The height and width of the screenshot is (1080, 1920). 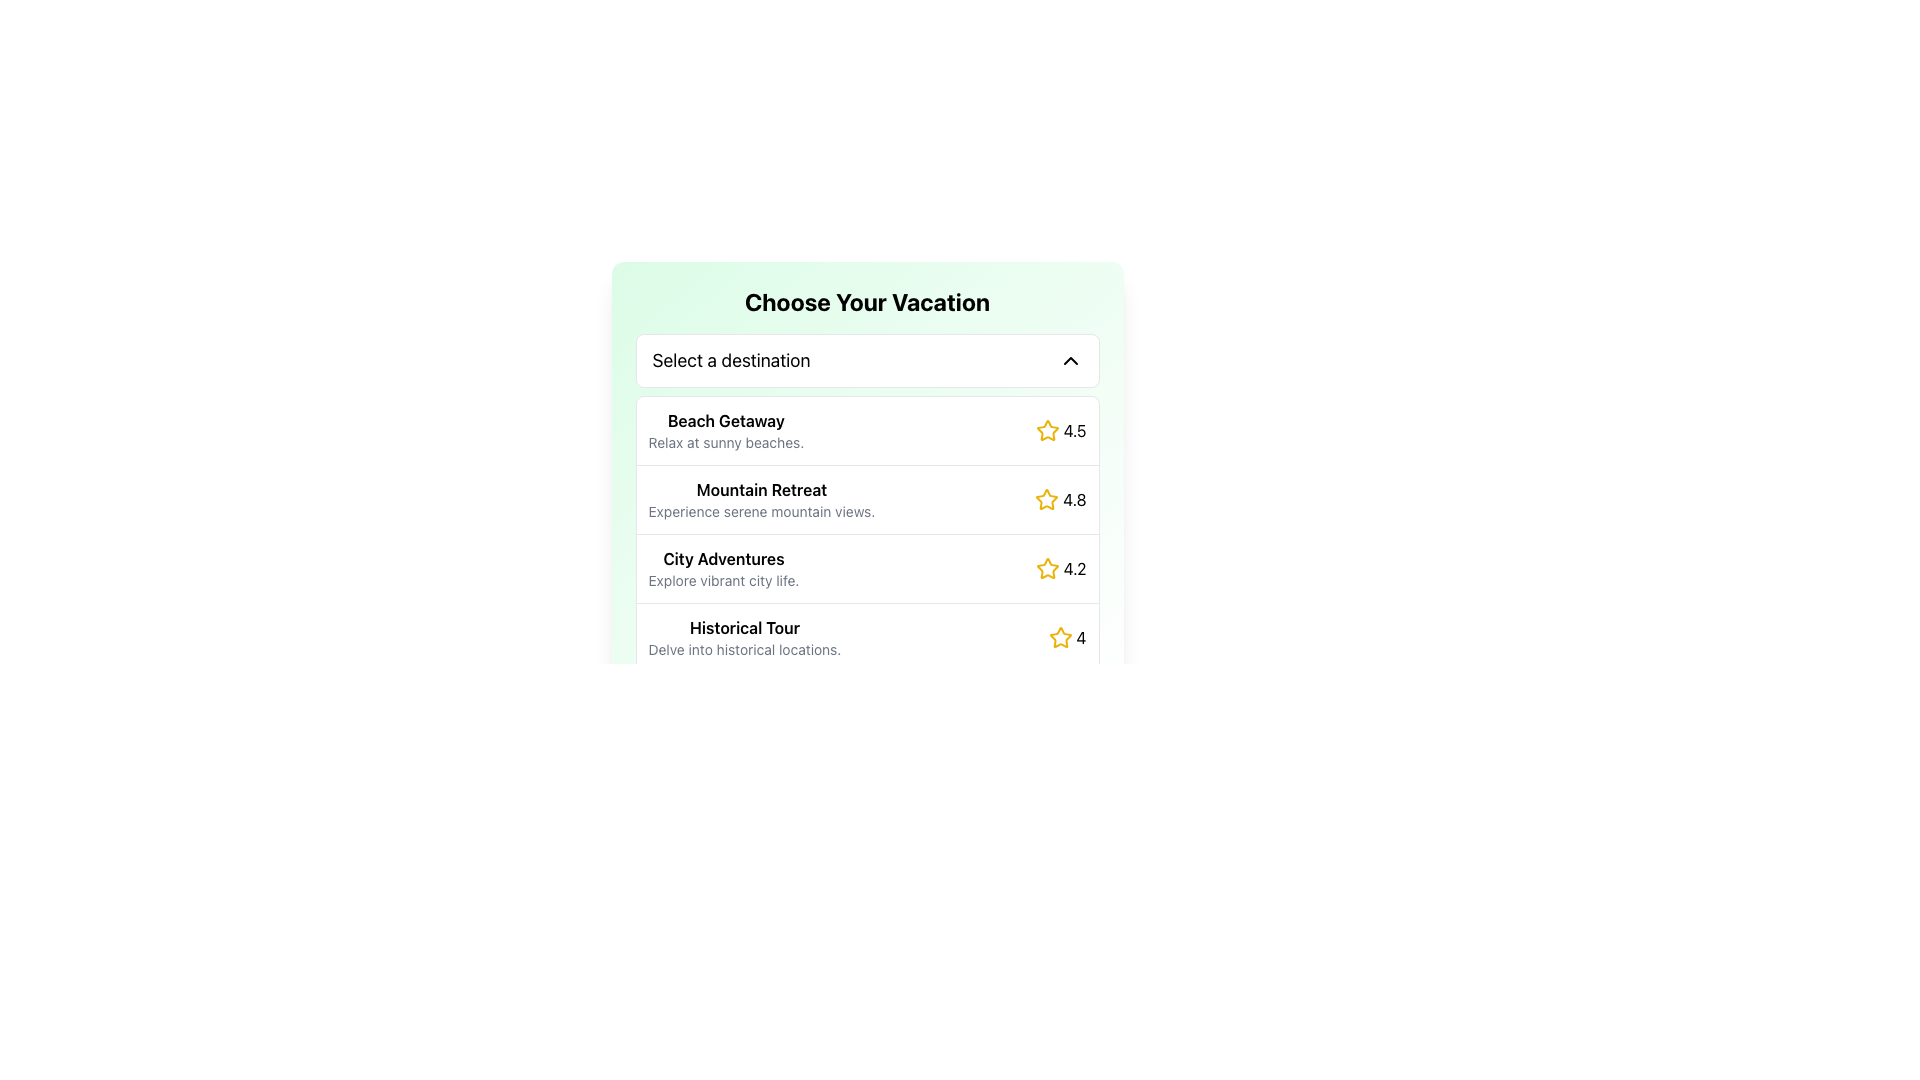 What do you see at coordinates (730, 361) in the screenshot?
I see `the dropdown associated with the 'Select a destination' text label` at bounding box center [730, 361].